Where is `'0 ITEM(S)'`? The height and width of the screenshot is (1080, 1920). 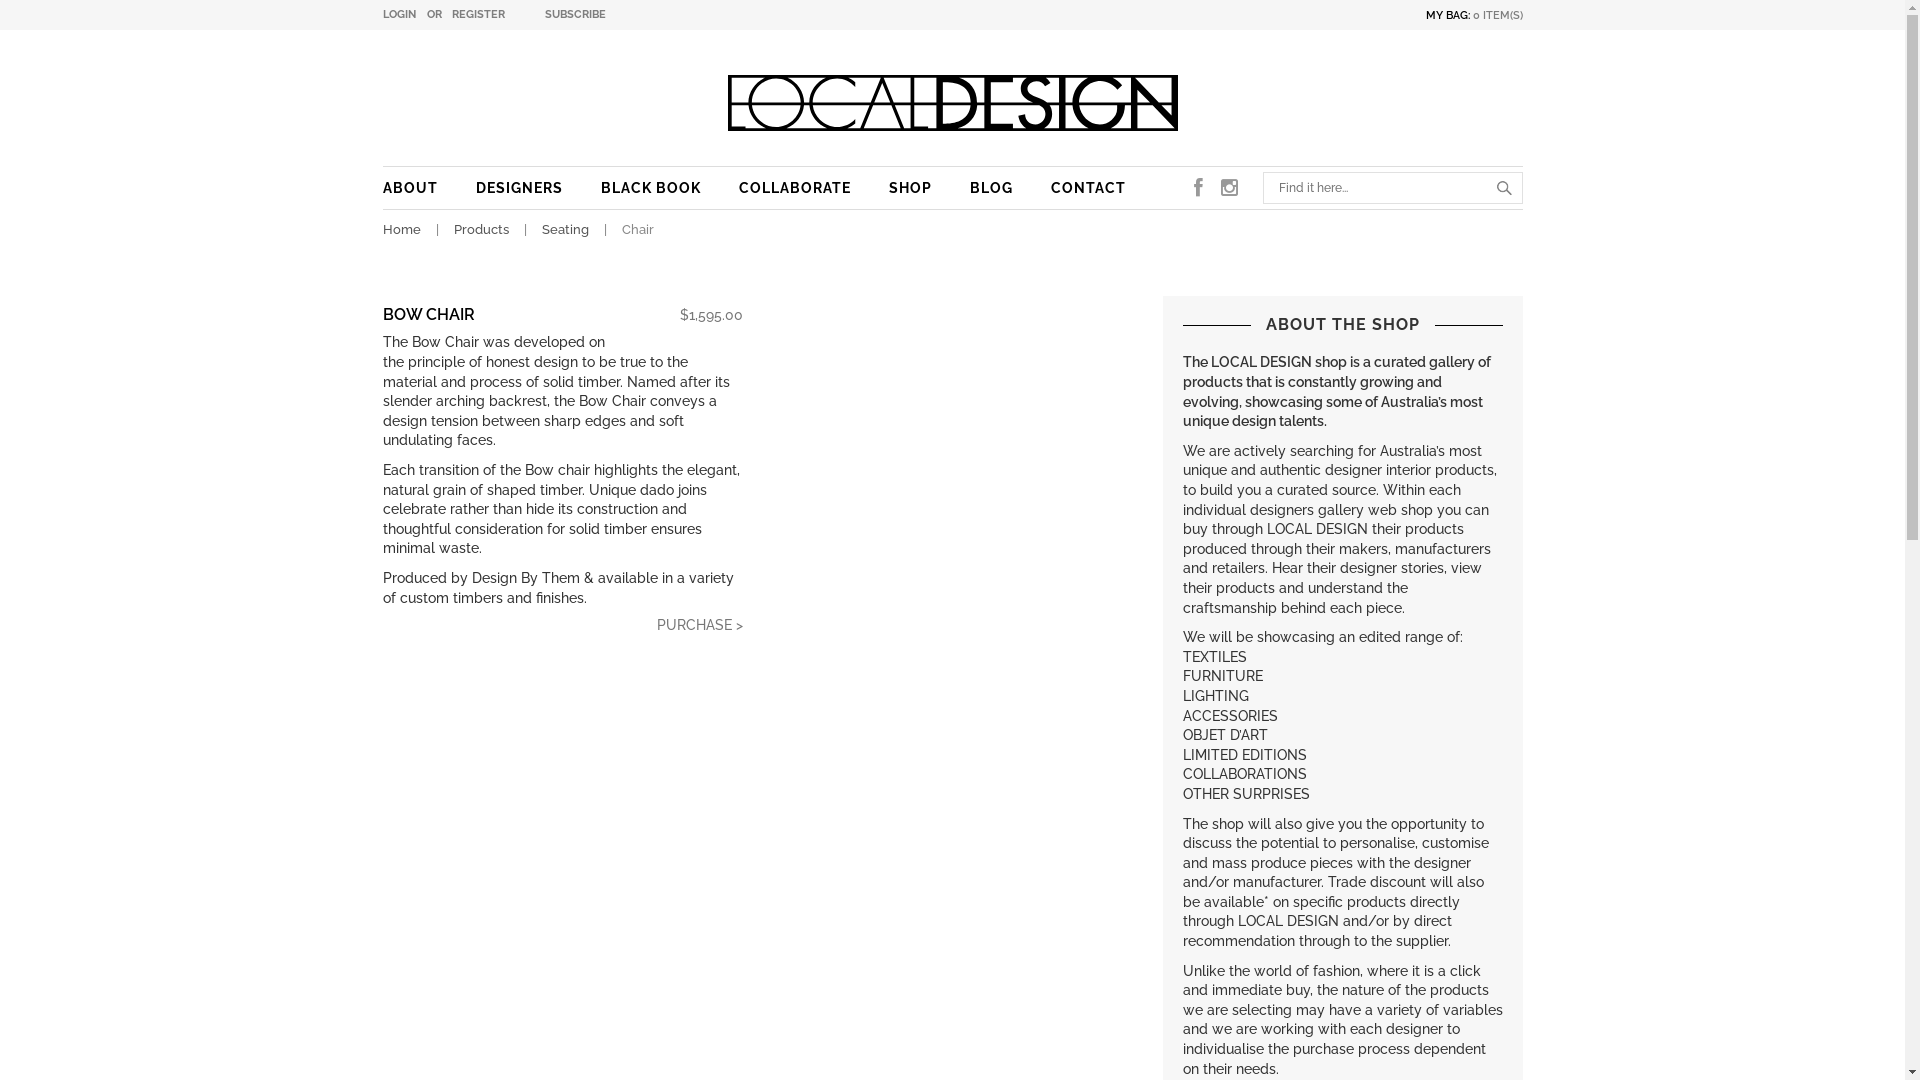
'0 ITEM(S)' is located at coordinates (1497, 15).